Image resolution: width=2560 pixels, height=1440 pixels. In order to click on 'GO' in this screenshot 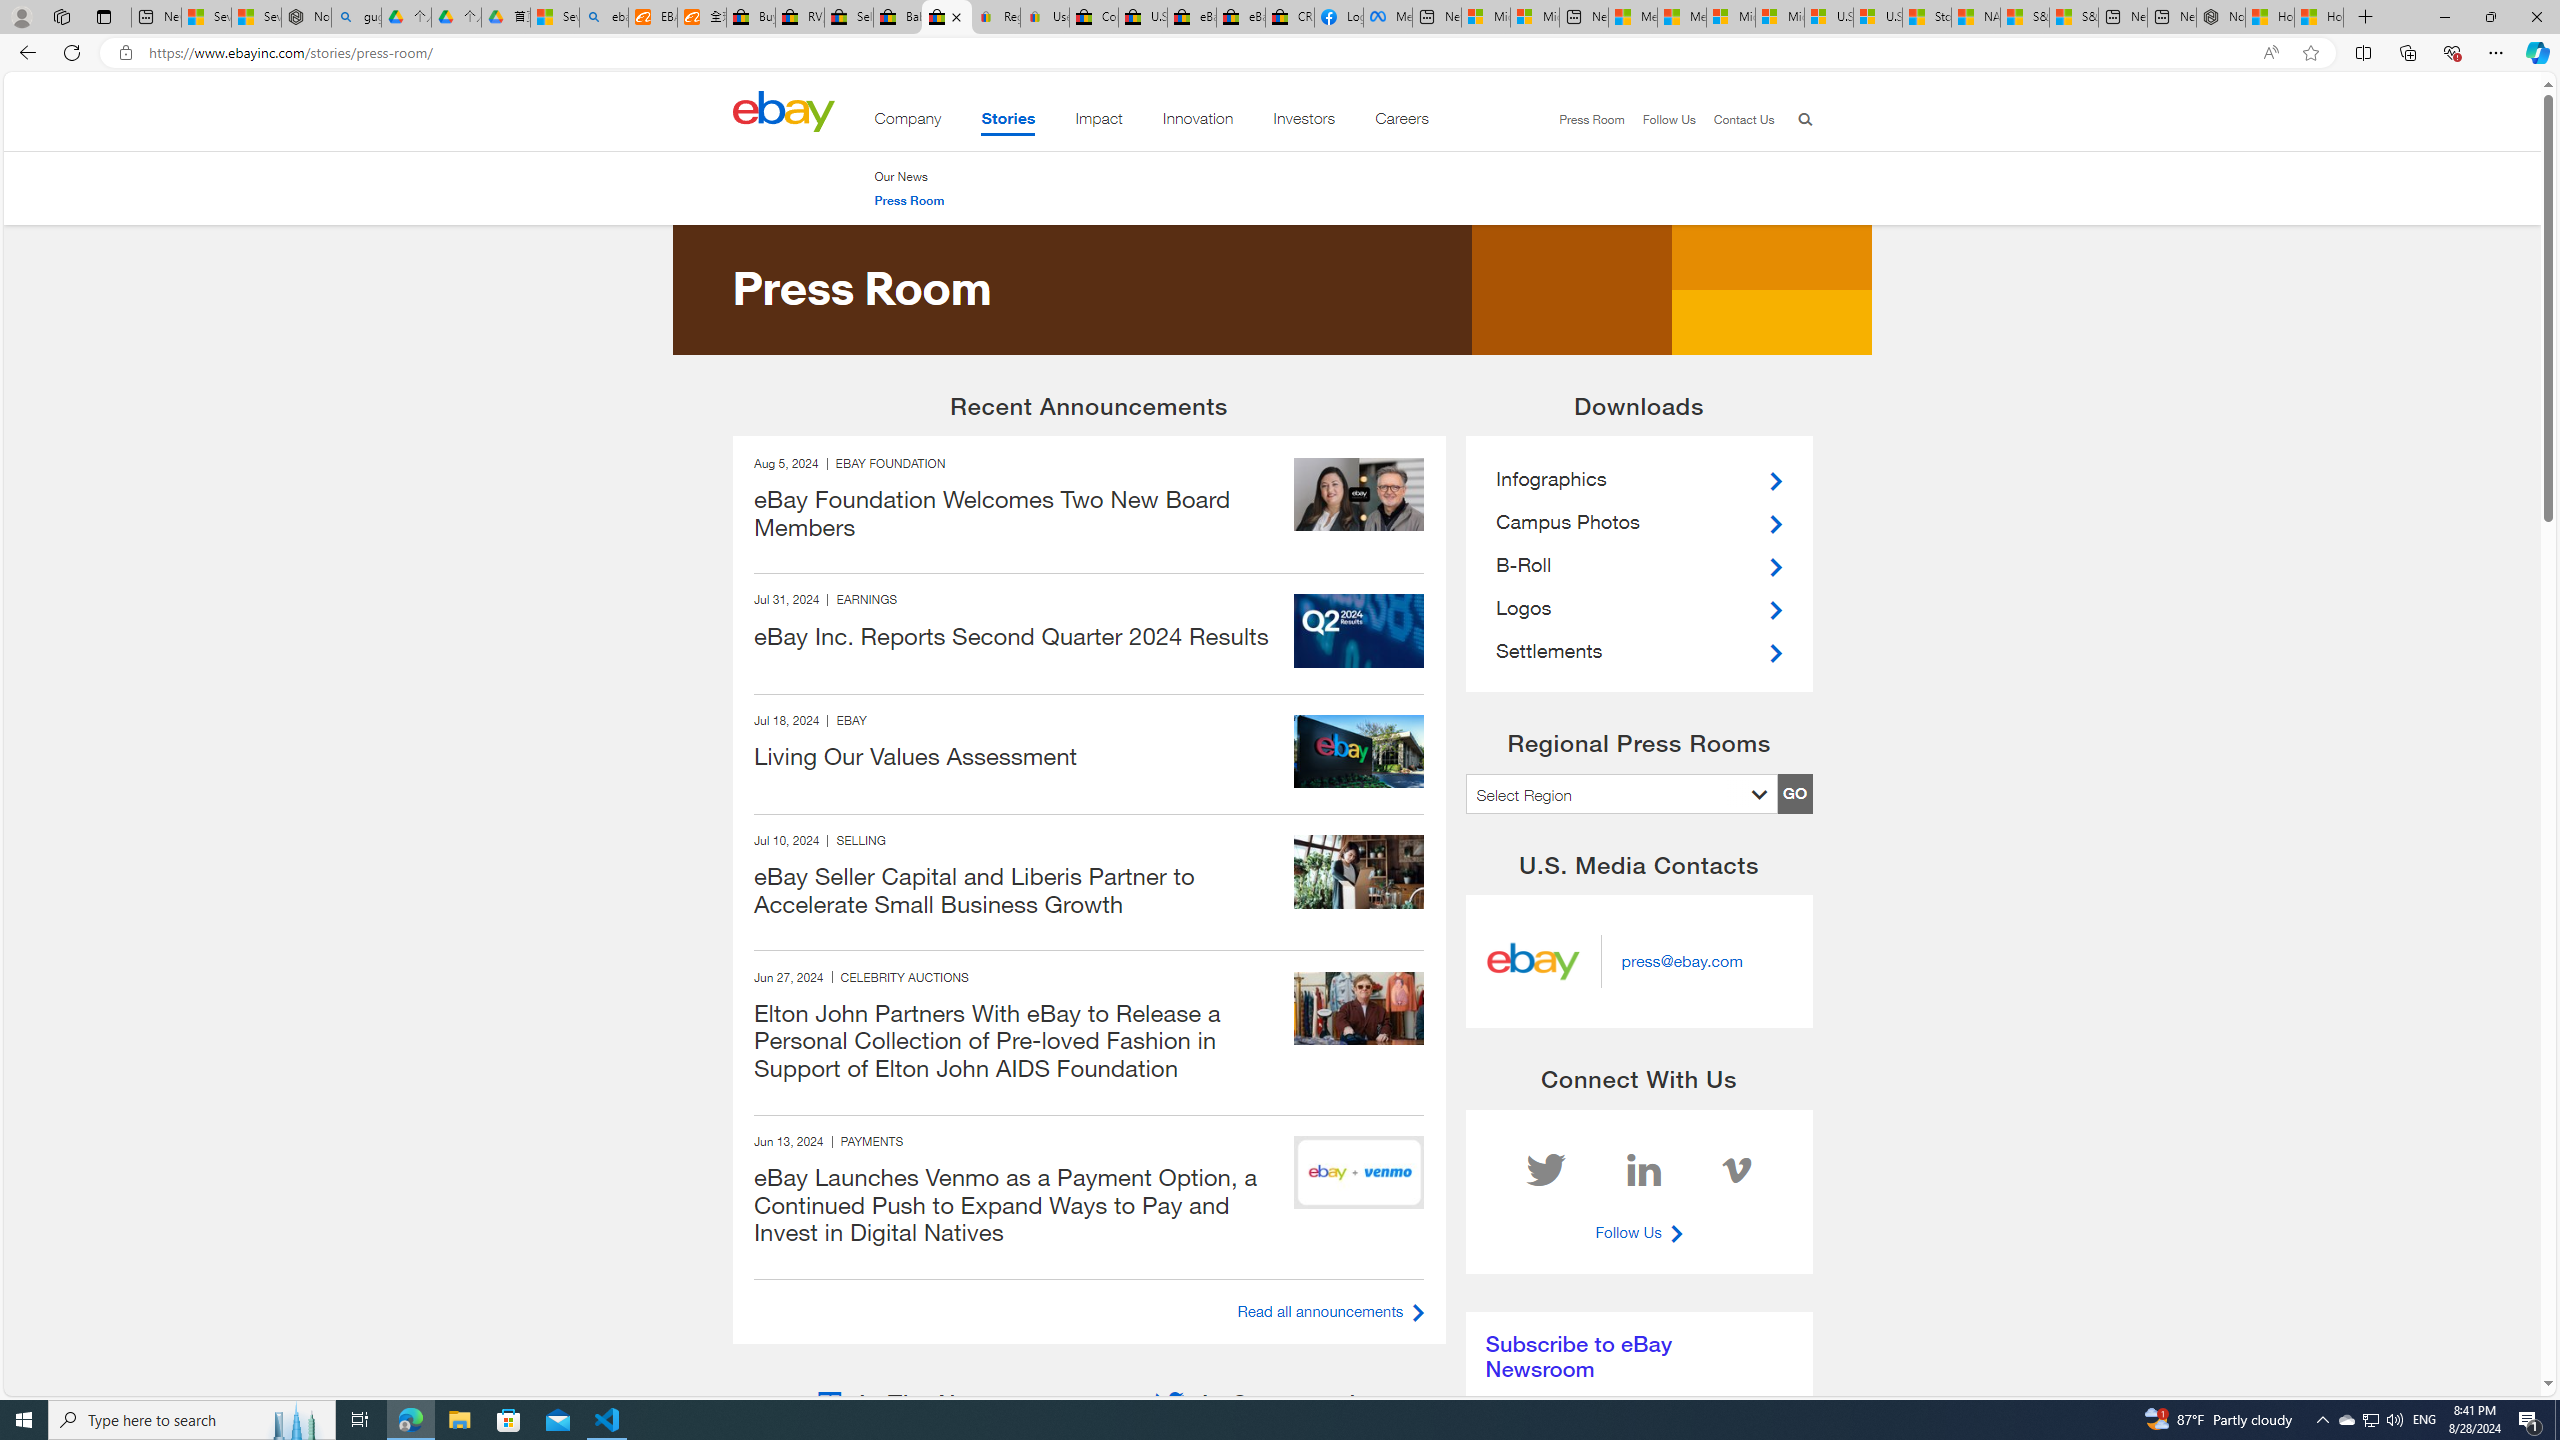, I will do `click(1793, 792)`.